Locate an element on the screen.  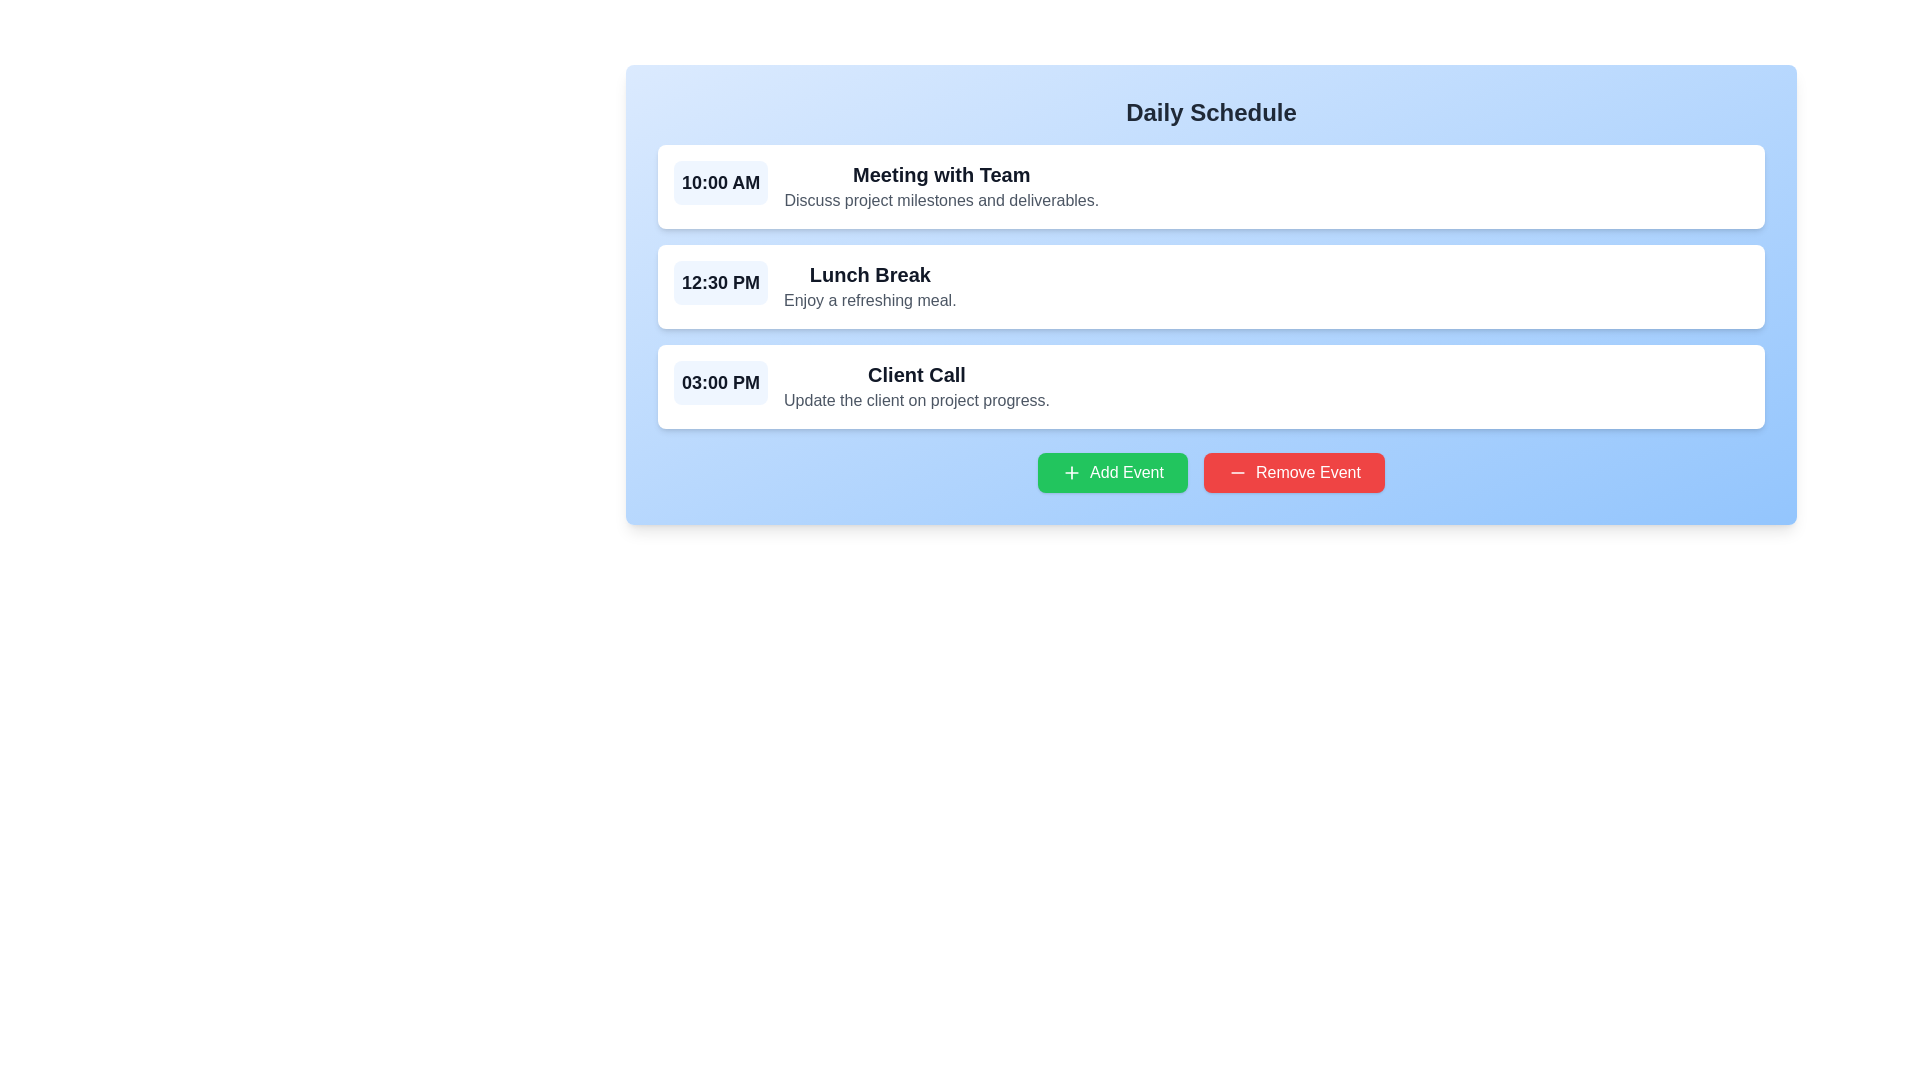
the time indicator text label for the event entry, which is the third time indicator in the daily schedule interface, located to the left of the 'Client Call' title is located at coordinates (720, 382).